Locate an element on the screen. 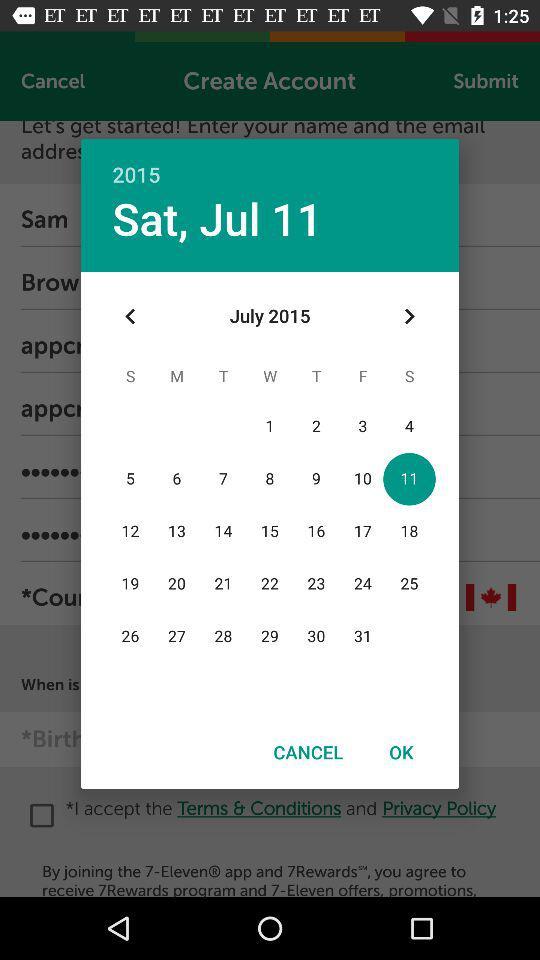 The height and width of the screenshot is (960, 540). the sat, jul 11 item is located at coordinates (216, 218).